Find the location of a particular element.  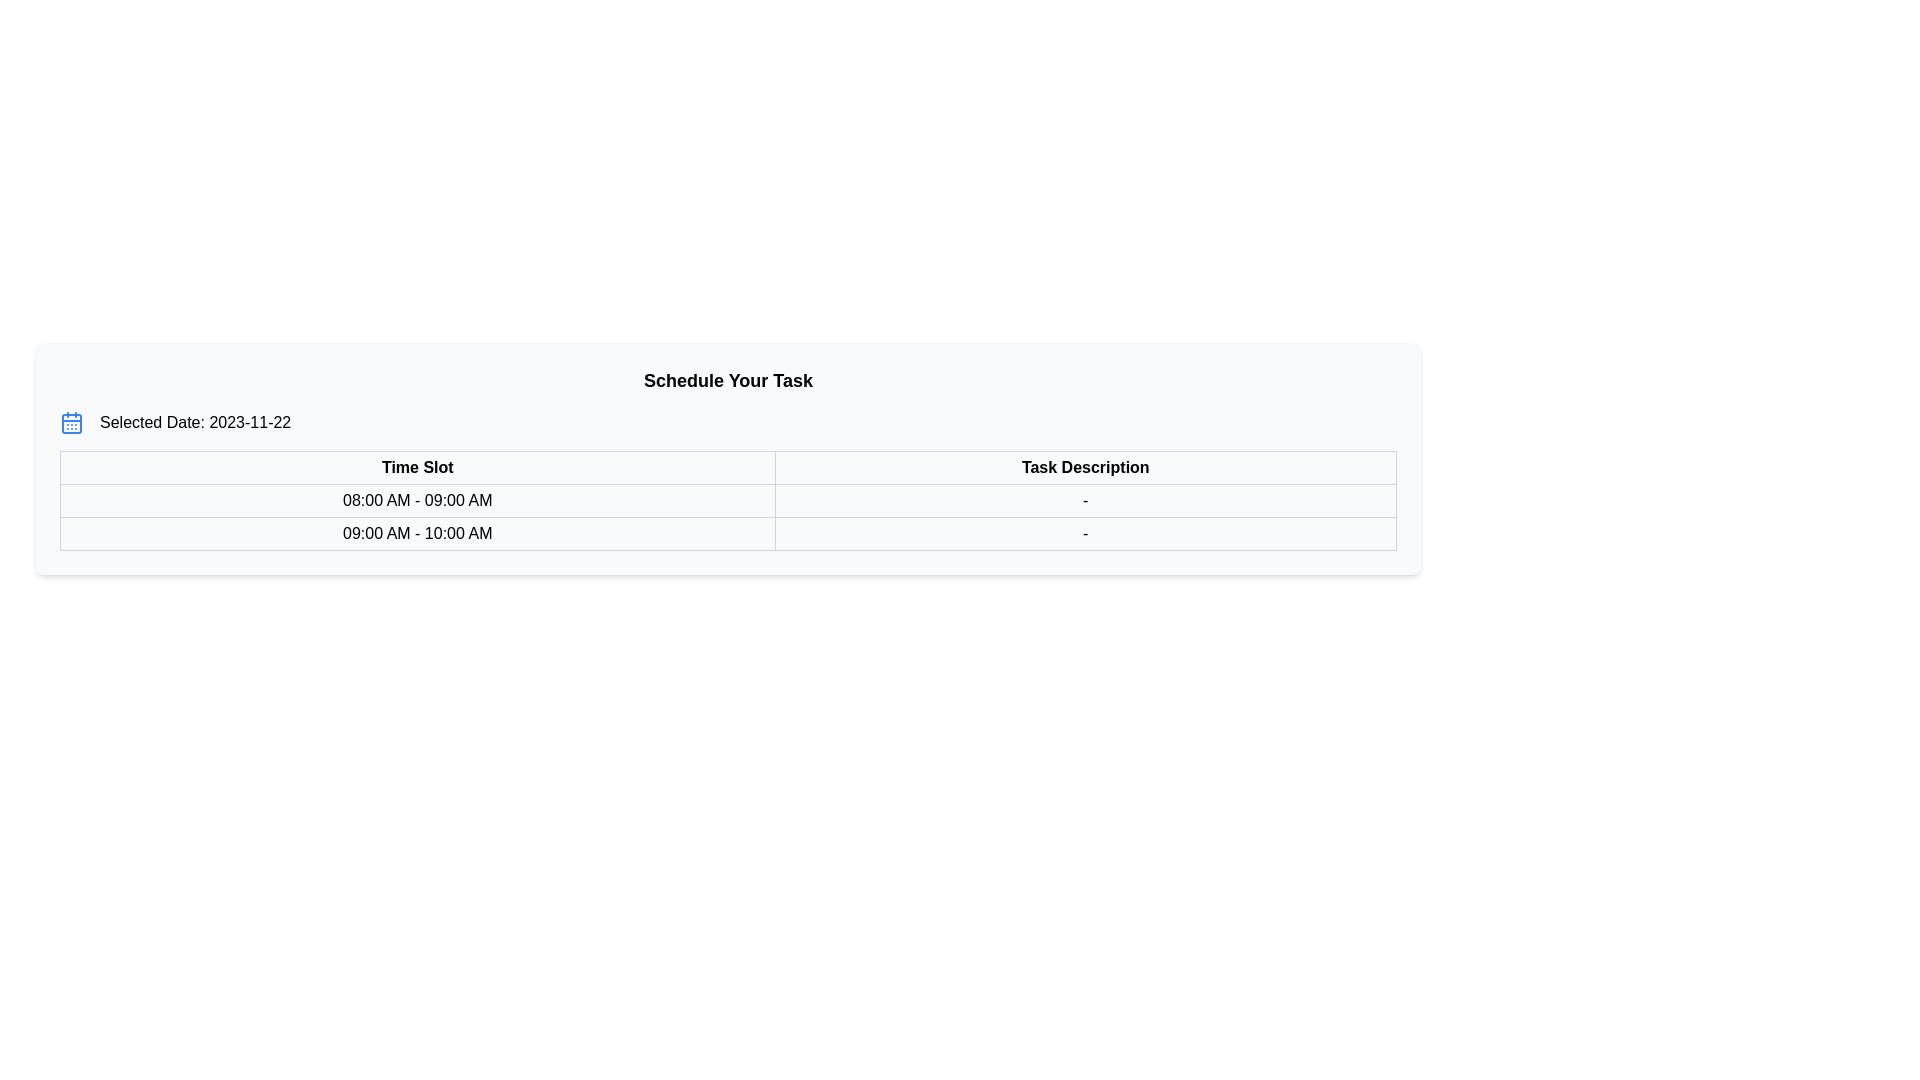

the blue calendar icon located at the far left of the horizontal panel is located at coordinates (72, 422).